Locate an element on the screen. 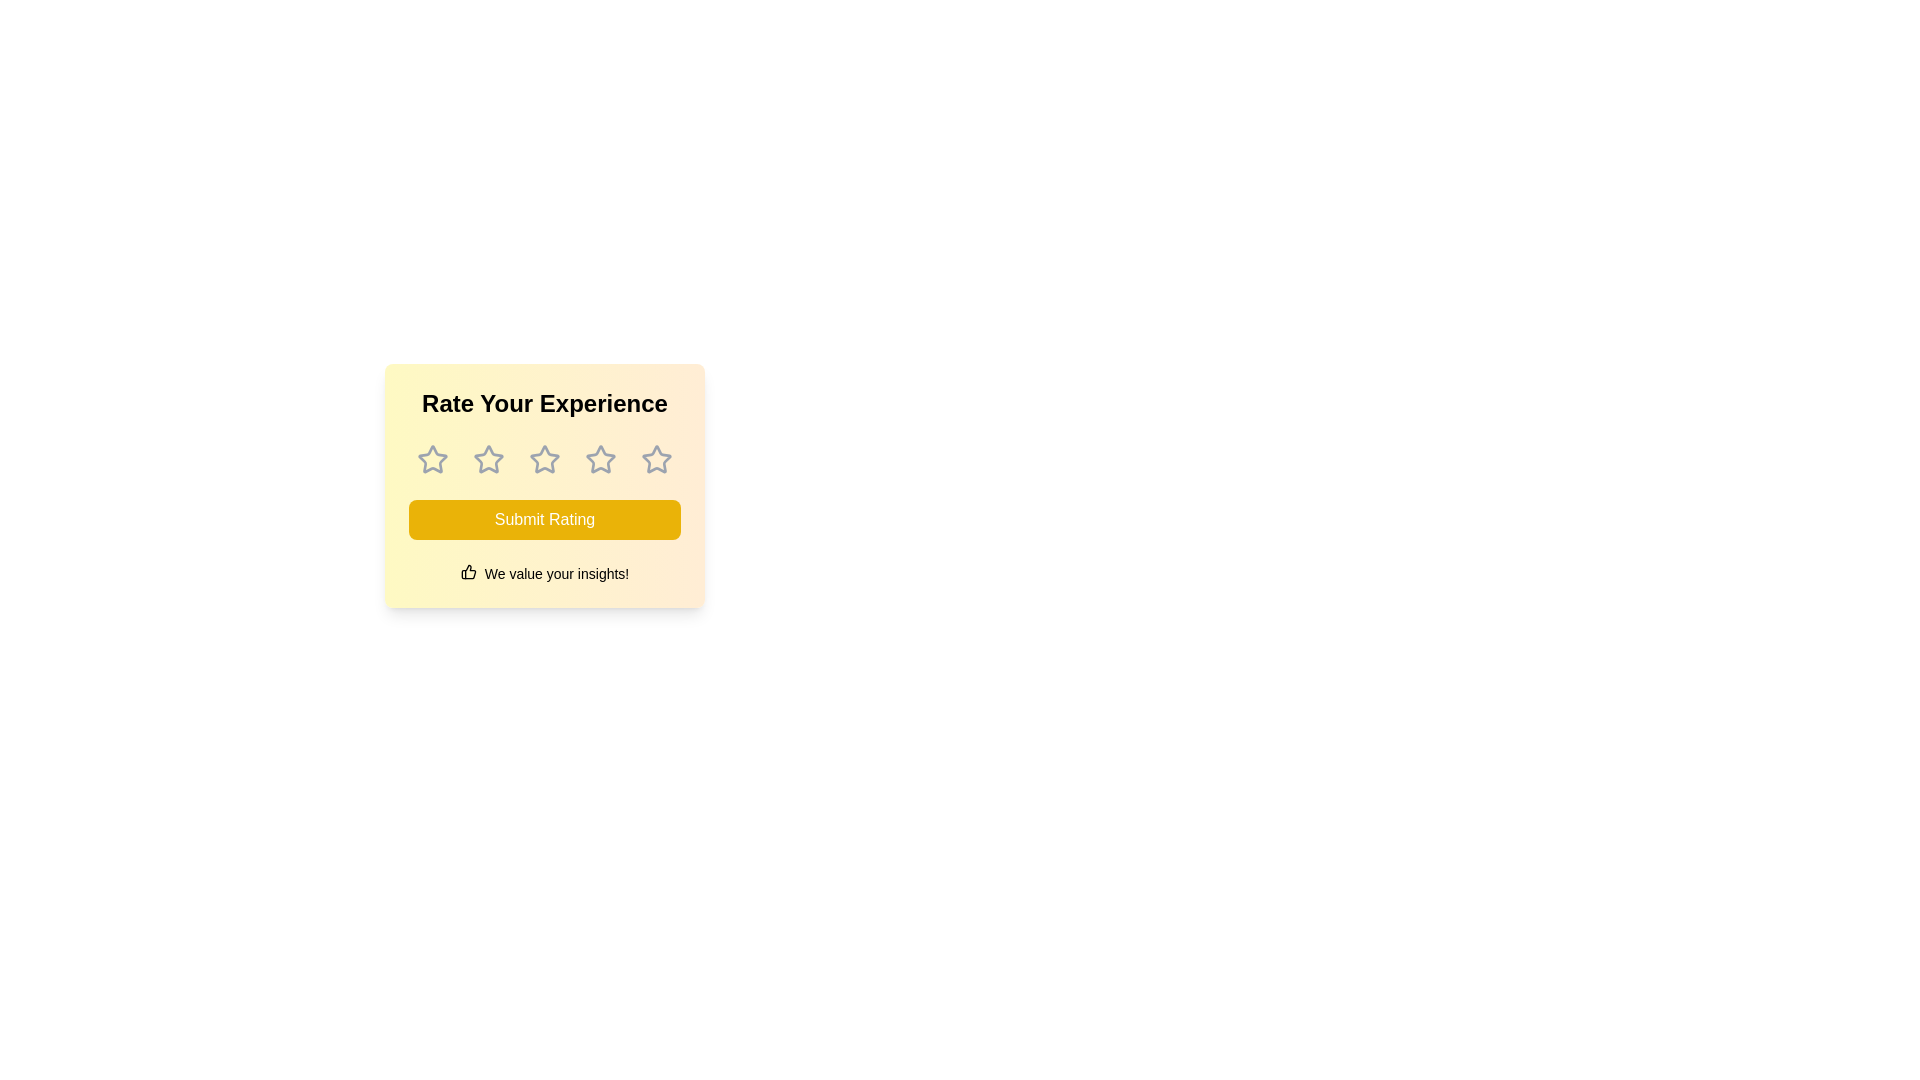 This screenshot has height=1080, width=1920. the second star in the rating row beneath the 'Rate Your Experience' heading to rate it is located at coordinates (489, 459).